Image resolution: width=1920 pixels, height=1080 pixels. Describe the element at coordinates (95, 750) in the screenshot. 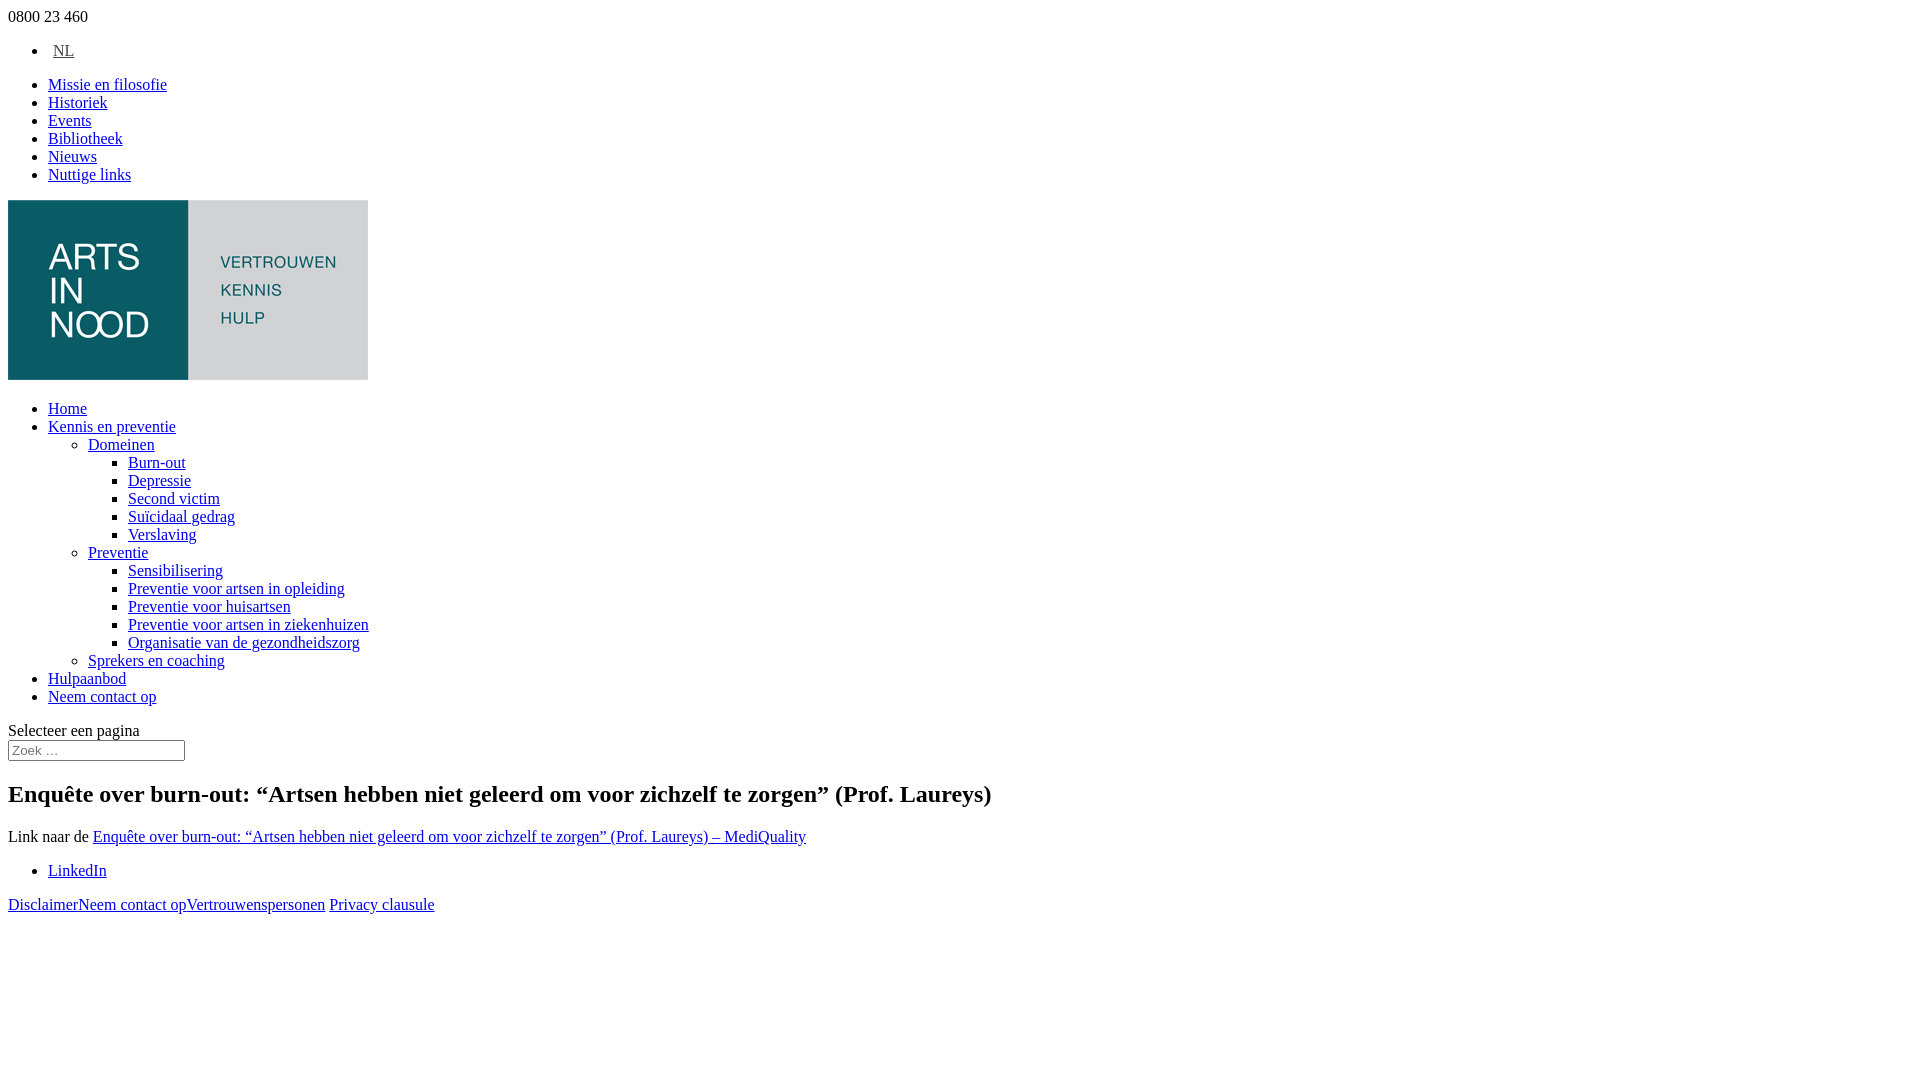

I see `'Zoek naar:'` at that location.